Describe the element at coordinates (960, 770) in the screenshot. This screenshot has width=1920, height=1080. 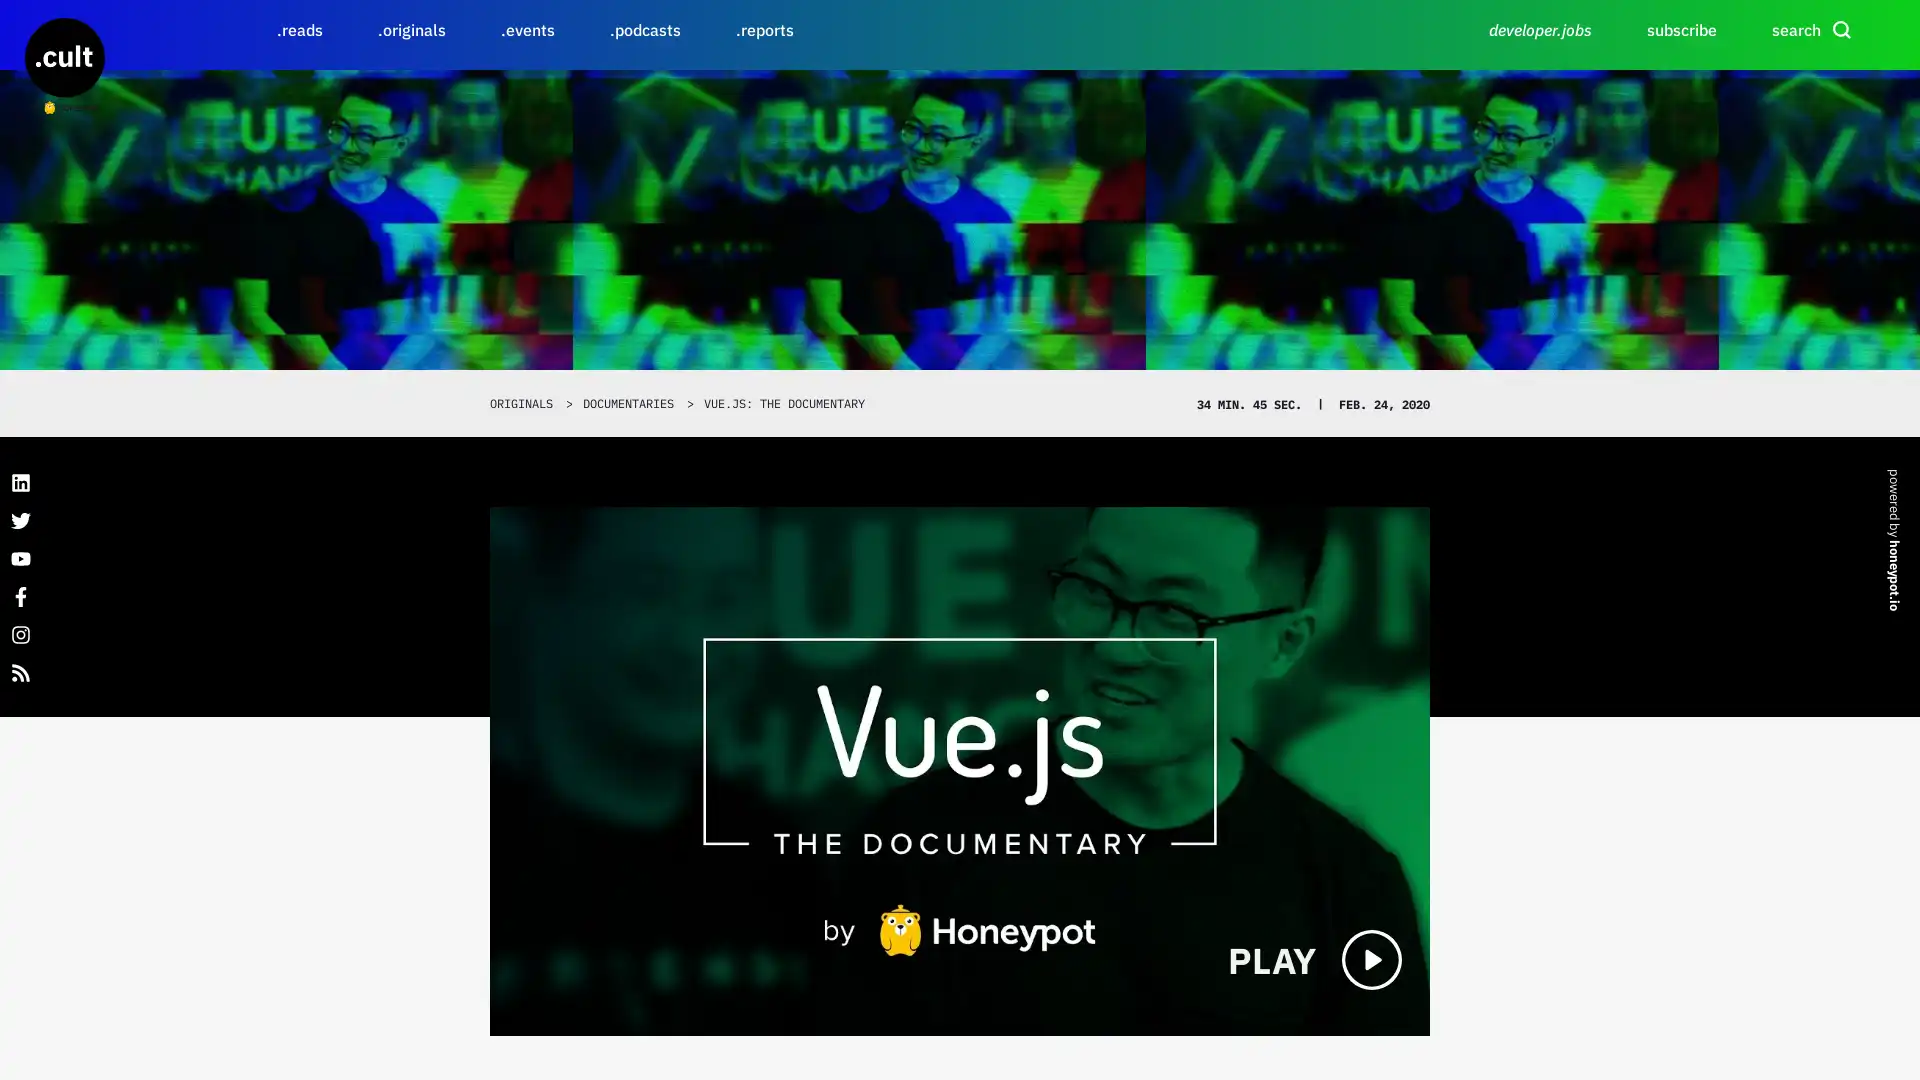
I see `Vue.js: The Documentary` at that location.